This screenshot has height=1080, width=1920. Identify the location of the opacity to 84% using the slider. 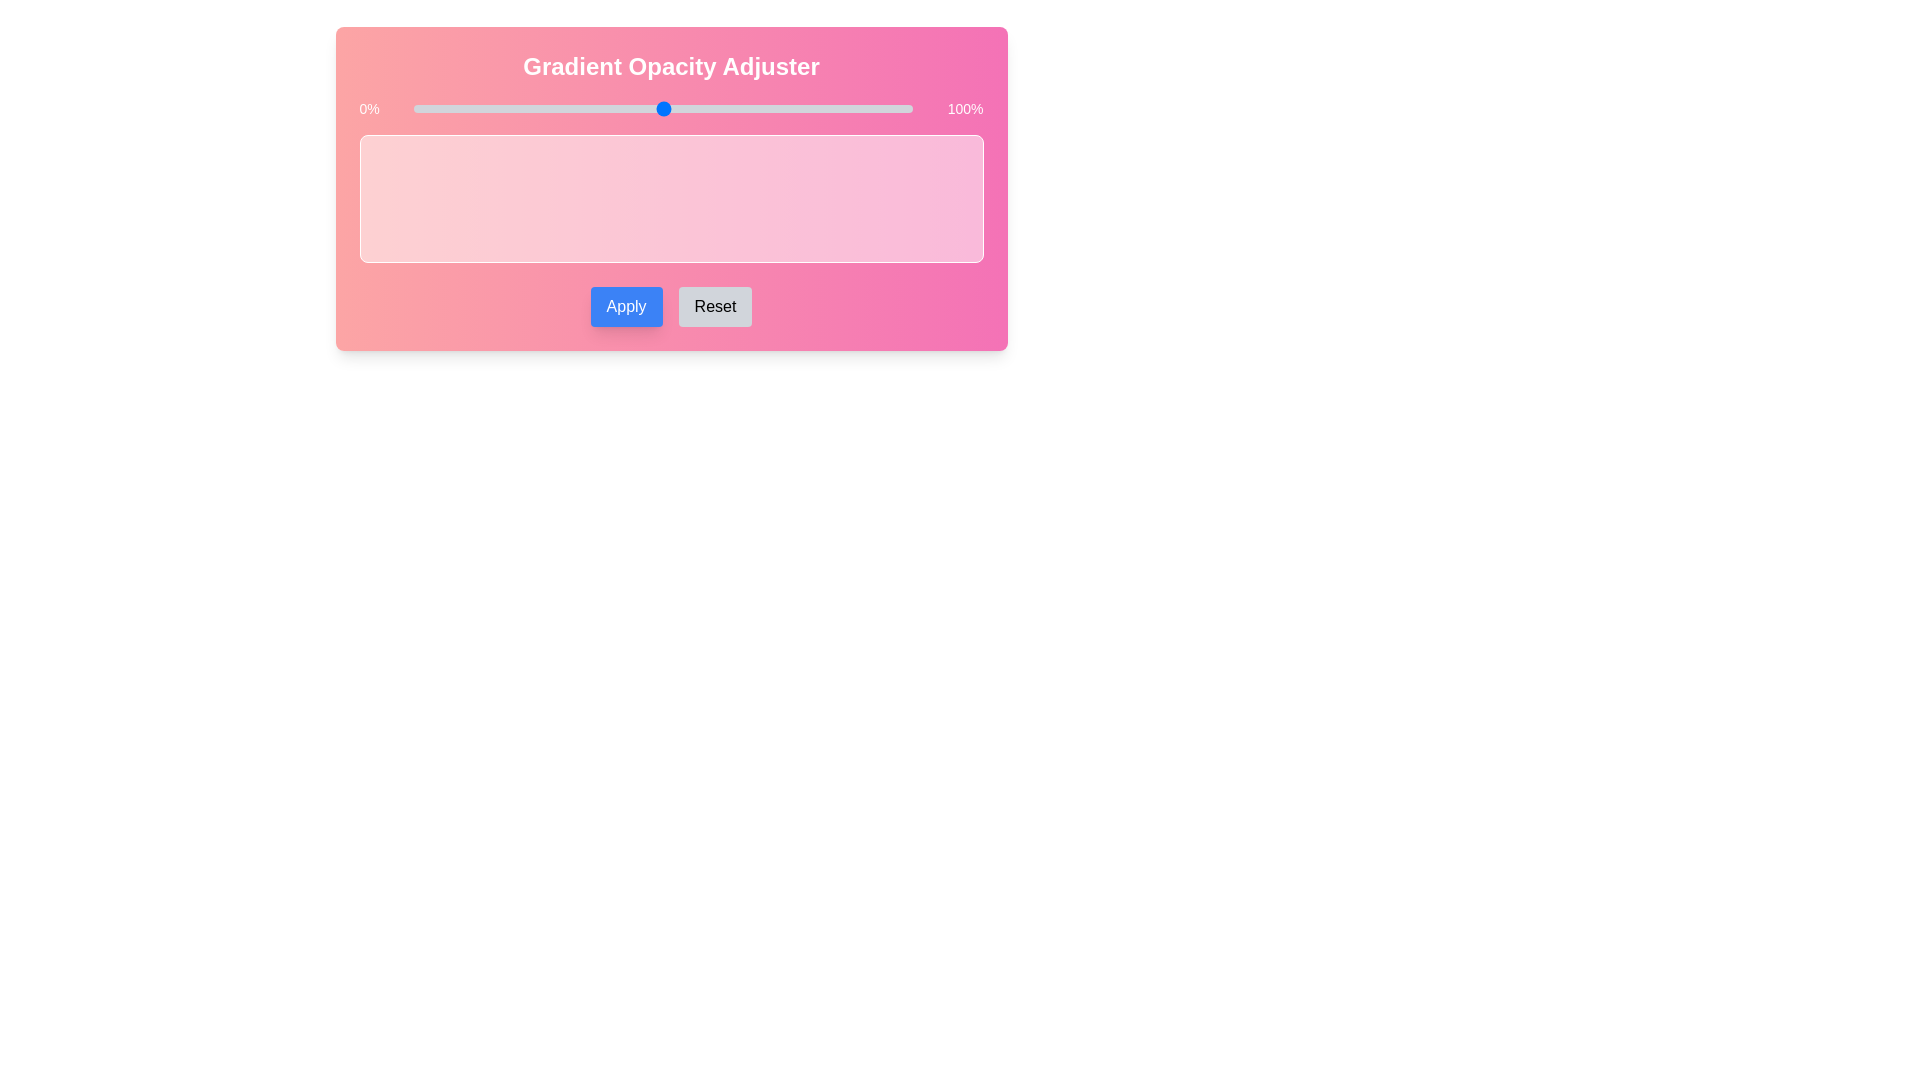
(833, 108).